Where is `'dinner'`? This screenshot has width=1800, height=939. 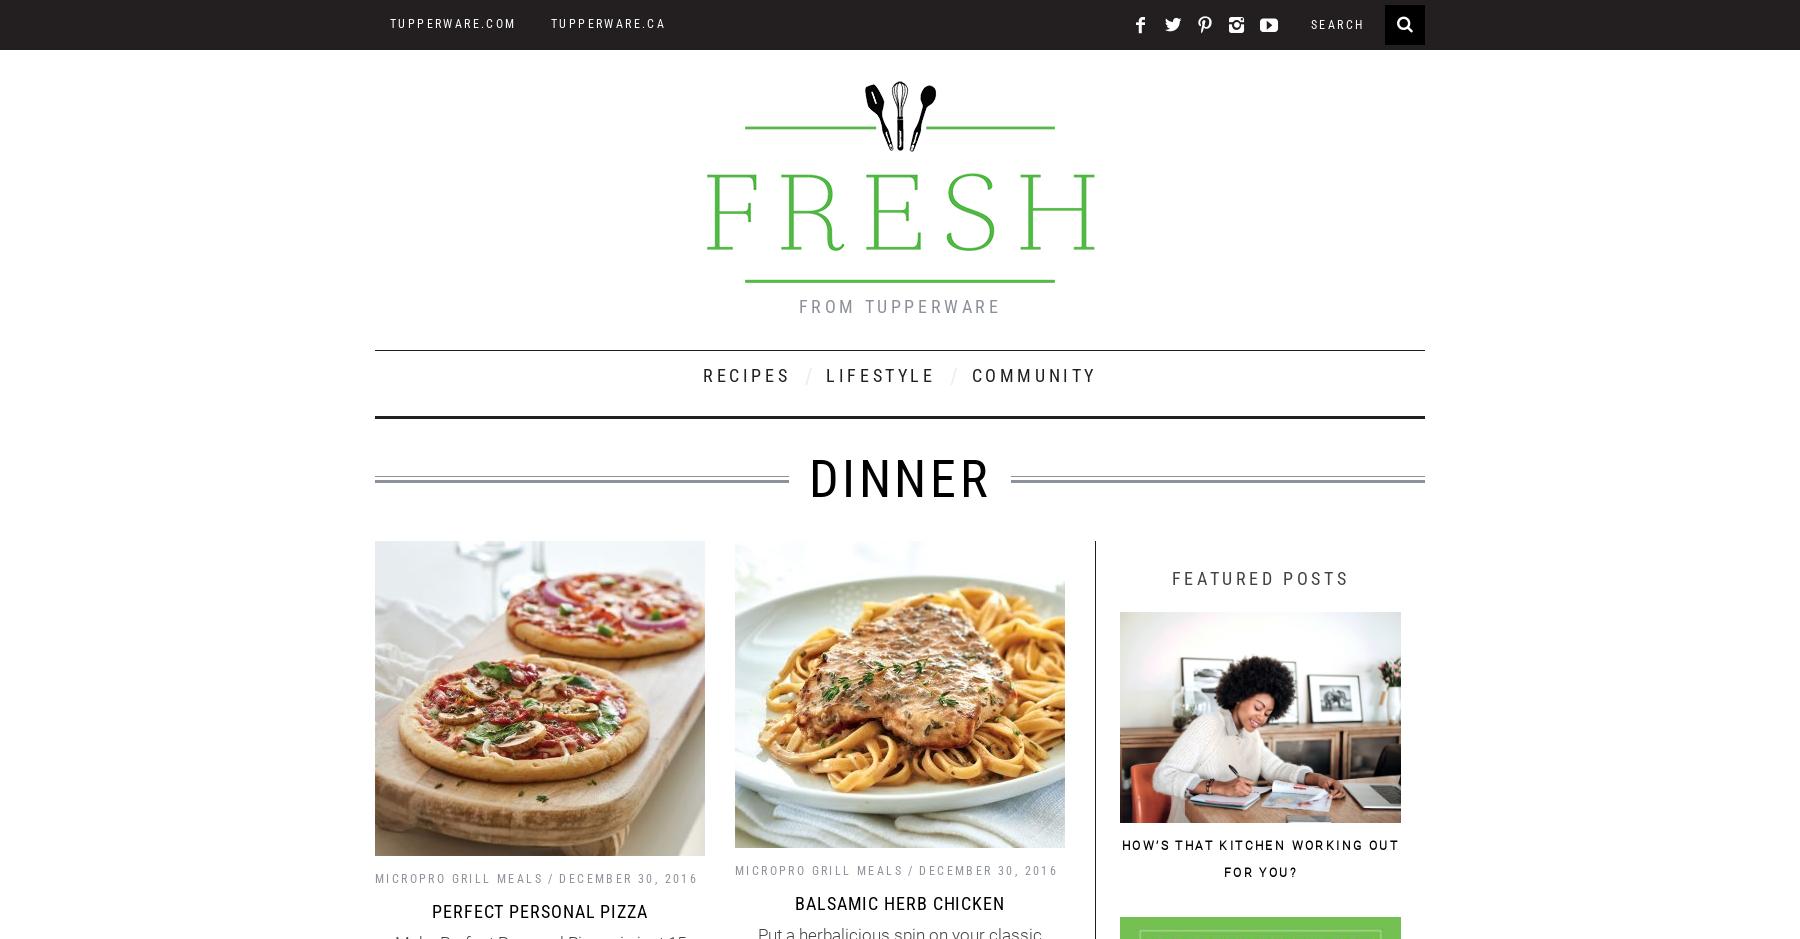
'dinner' is located at coordinates (899, 477).